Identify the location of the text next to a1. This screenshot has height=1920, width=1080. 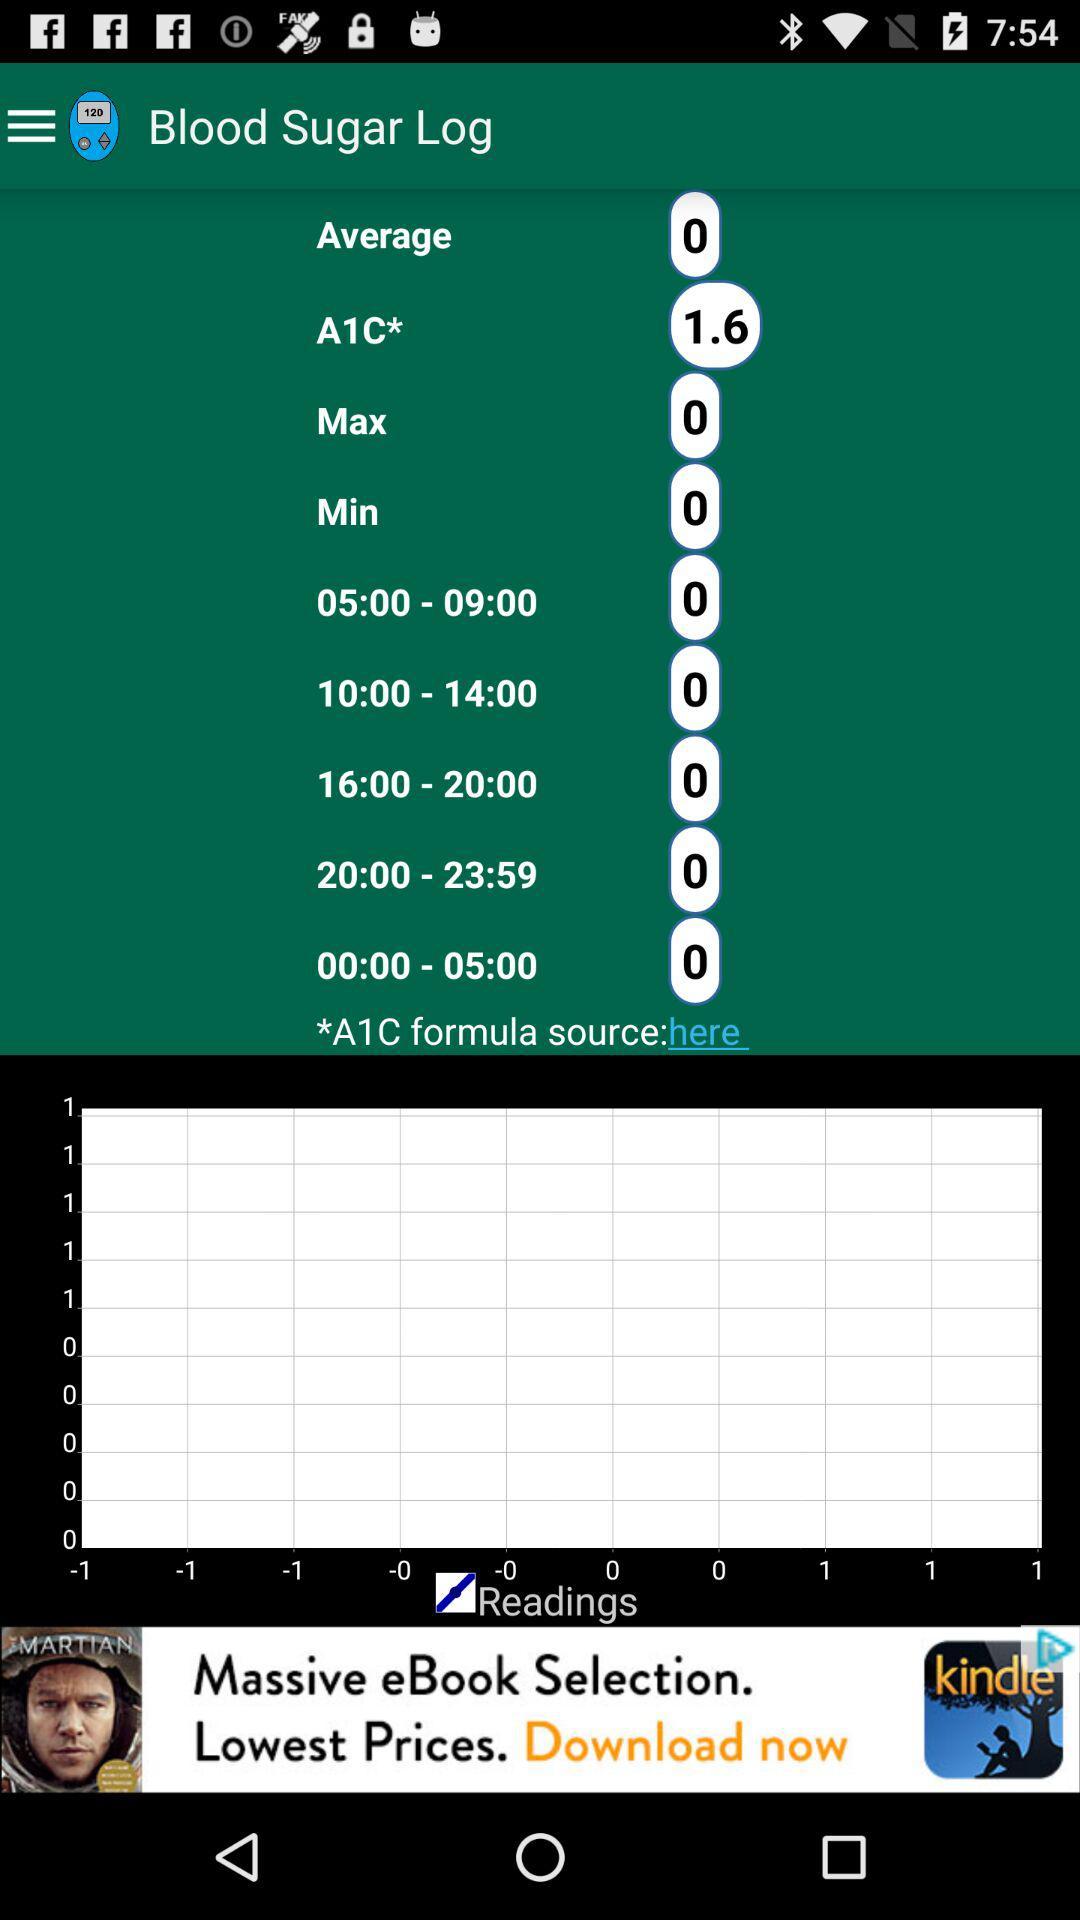
(714, 325).